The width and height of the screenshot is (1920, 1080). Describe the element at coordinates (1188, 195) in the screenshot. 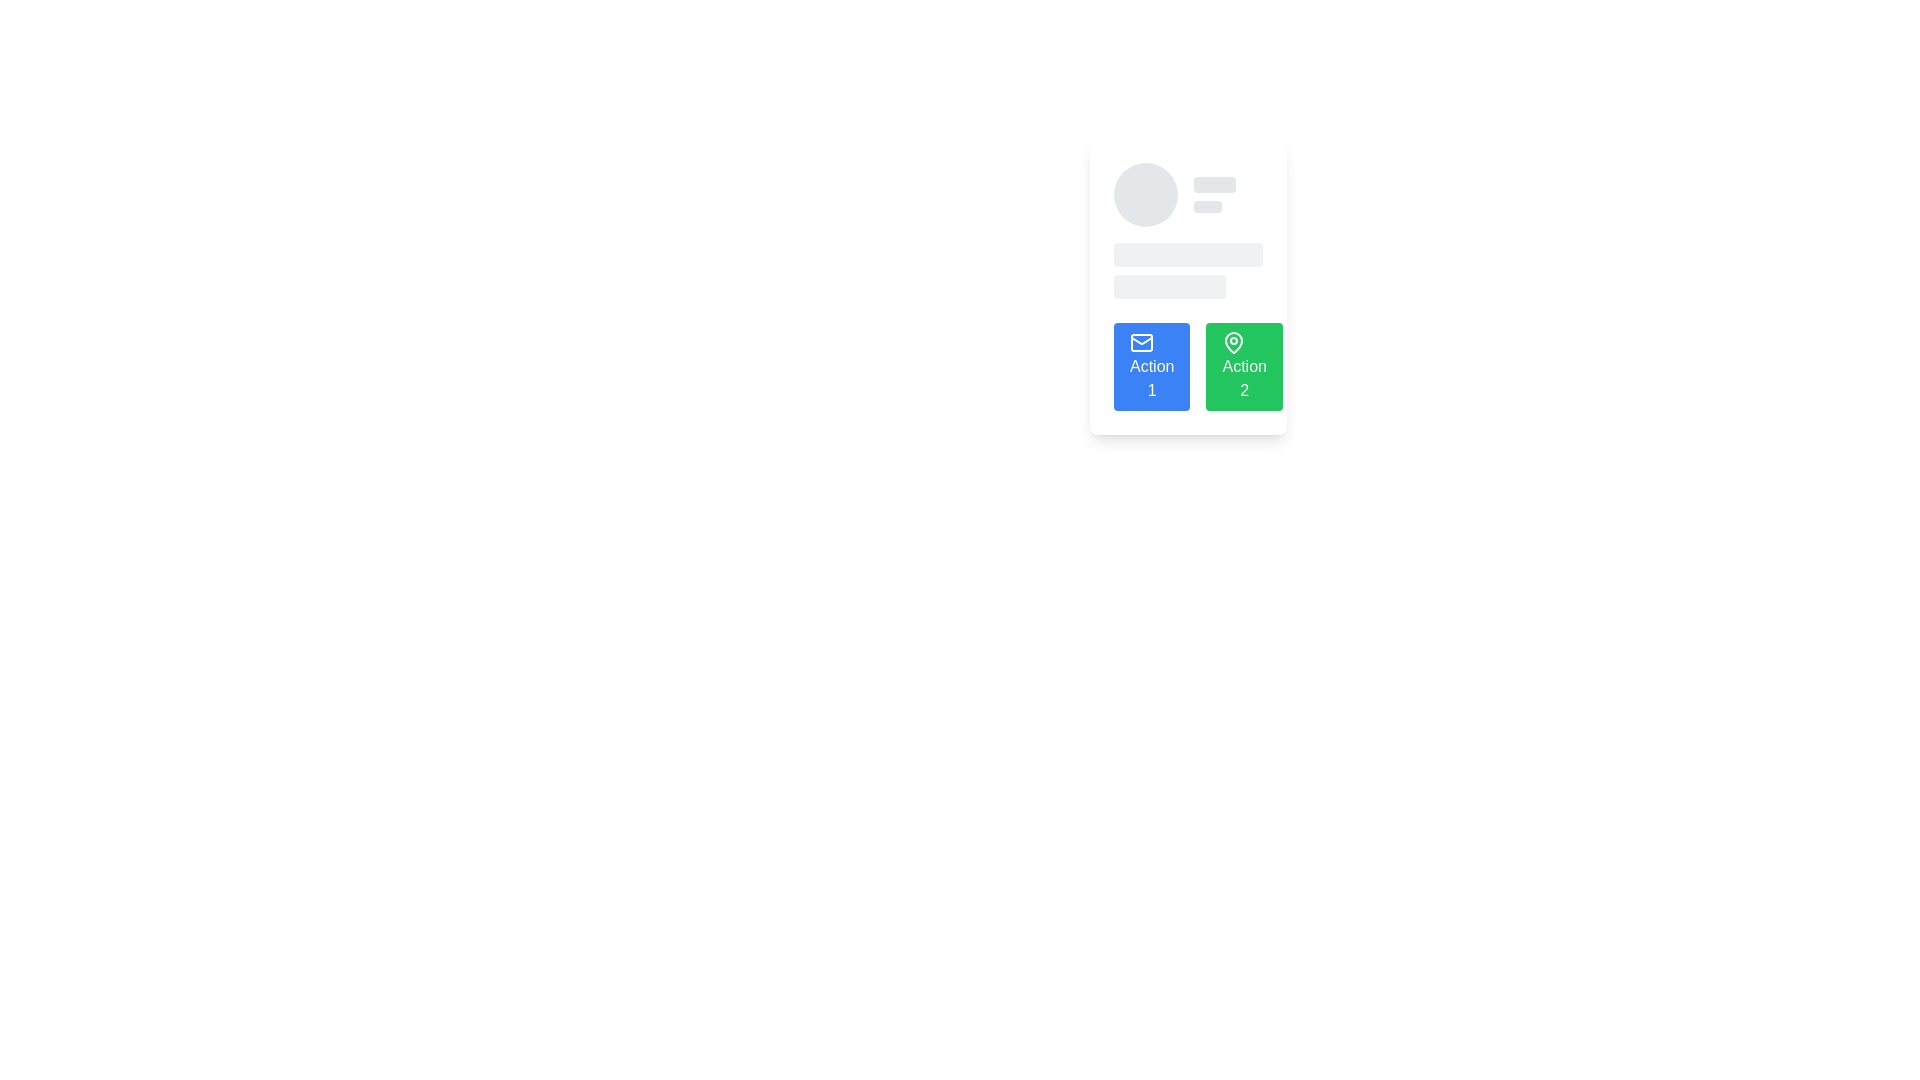

I see `the placeholder component that includes a circular avatar on the left and two stacked rectangular placeholders on the right, which has a light gray background and rounded edges` at that location.